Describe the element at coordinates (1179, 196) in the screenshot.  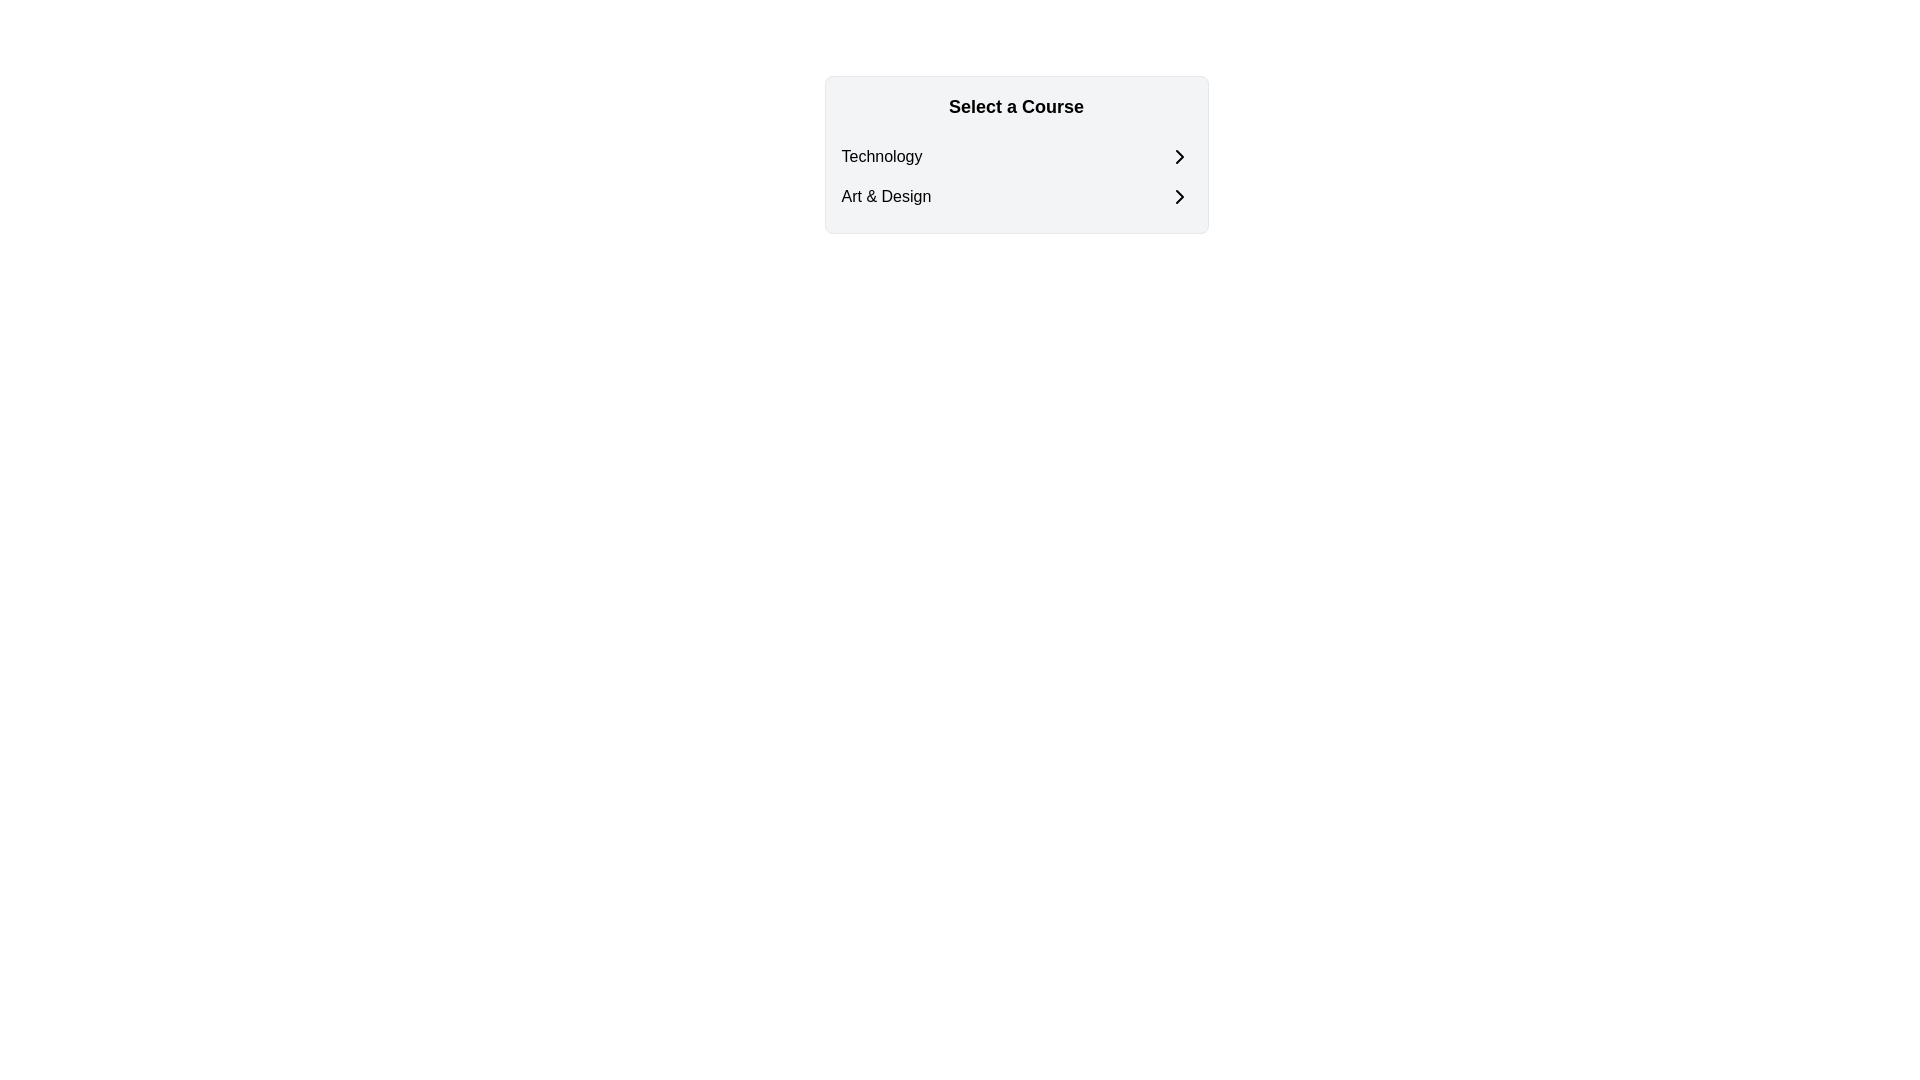
I see `the rightward Chevron icon adjacent to the 'Art & Design' label to proceed to the next stage` at that location.